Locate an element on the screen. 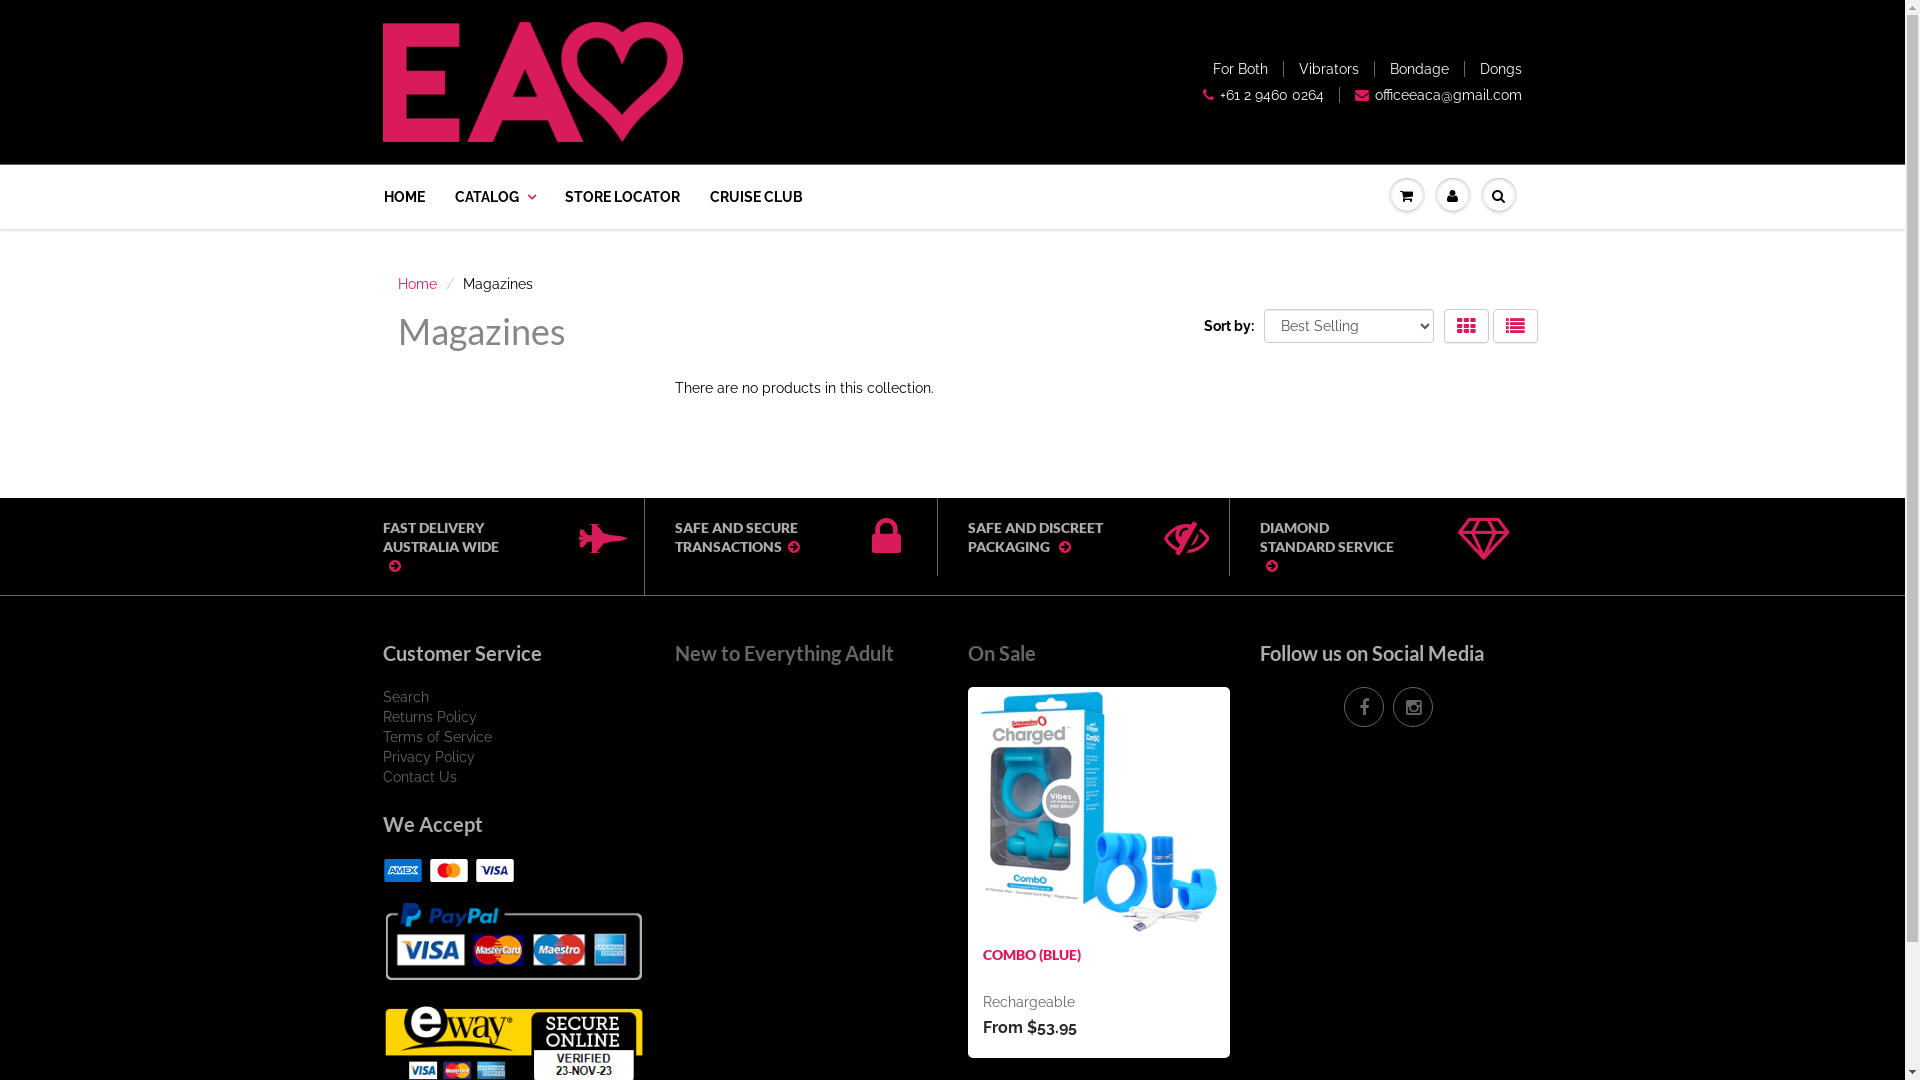 The image size is (1920, 1080). 'HOME' is located at coordinates (384, 196).